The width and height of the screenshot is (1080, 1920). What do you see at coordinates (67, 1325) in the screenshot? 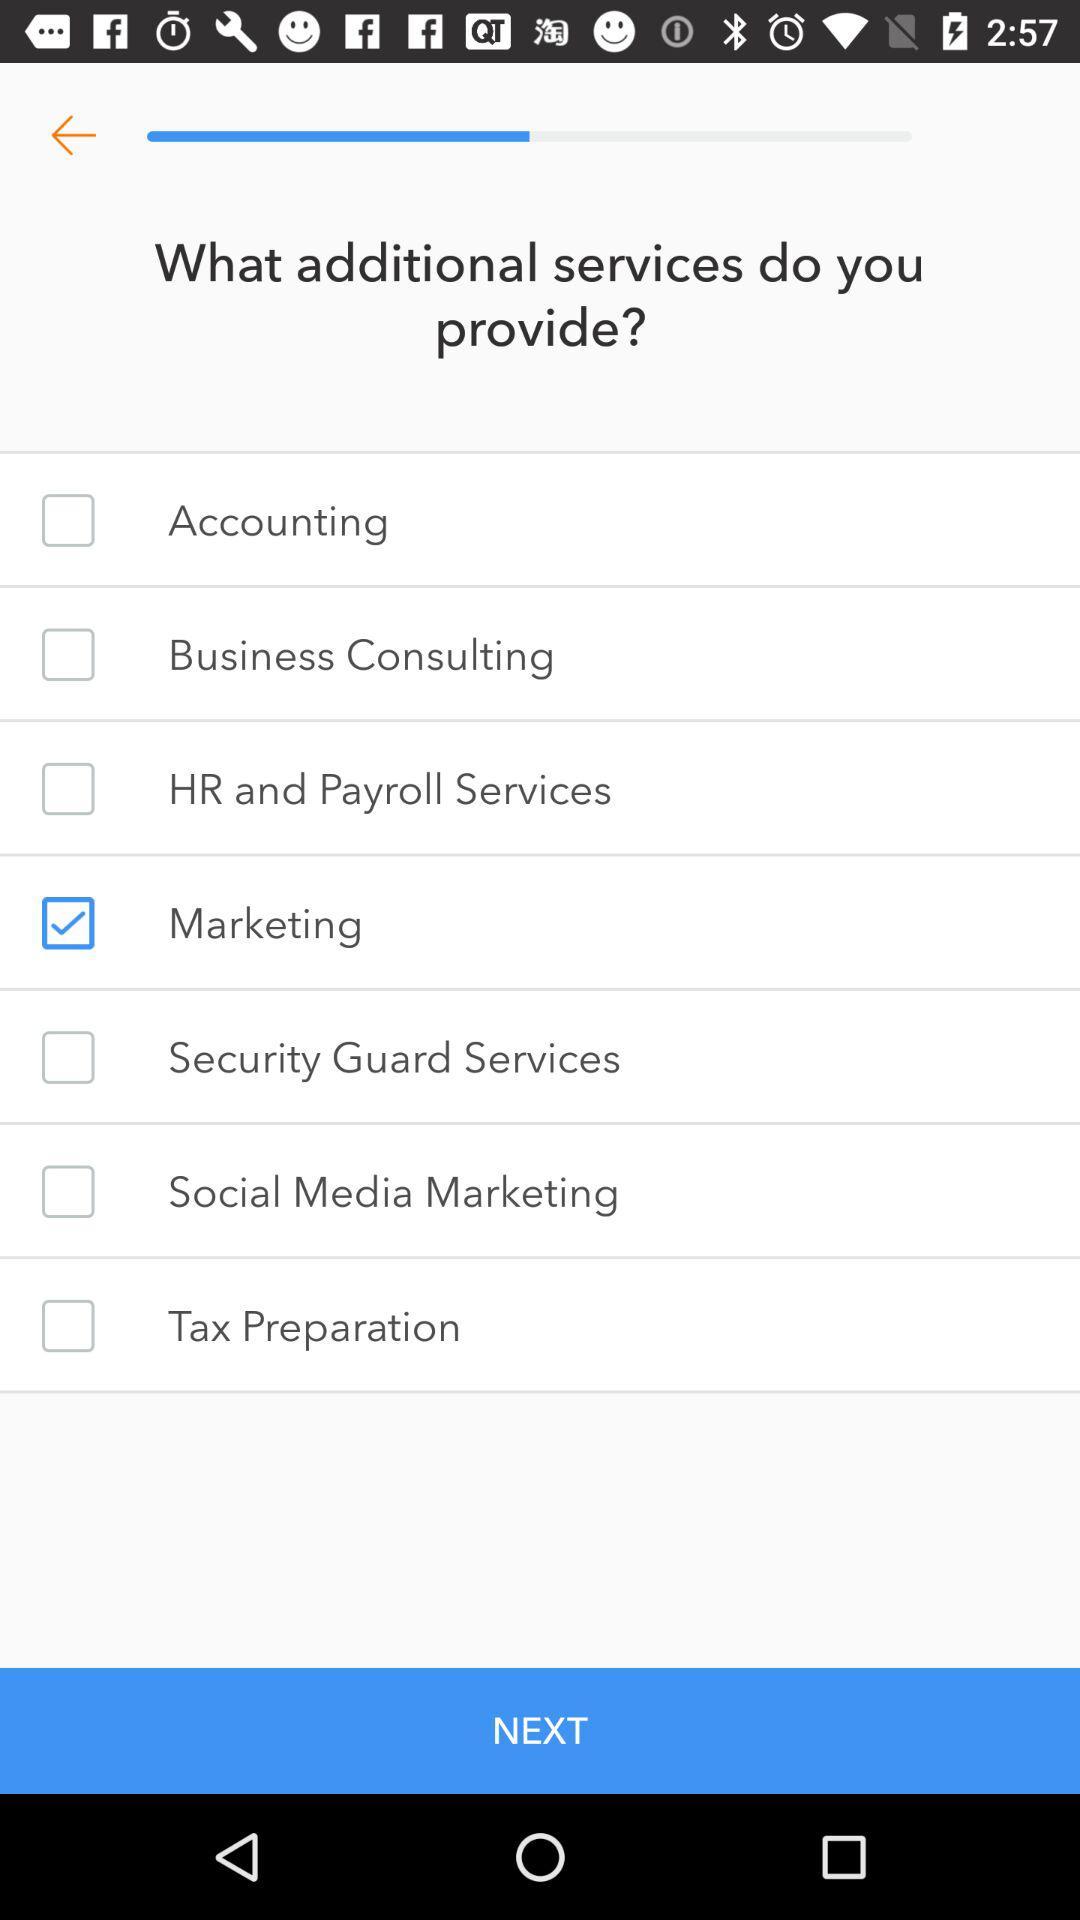
I see `option` at bounding box center [67, 1325].